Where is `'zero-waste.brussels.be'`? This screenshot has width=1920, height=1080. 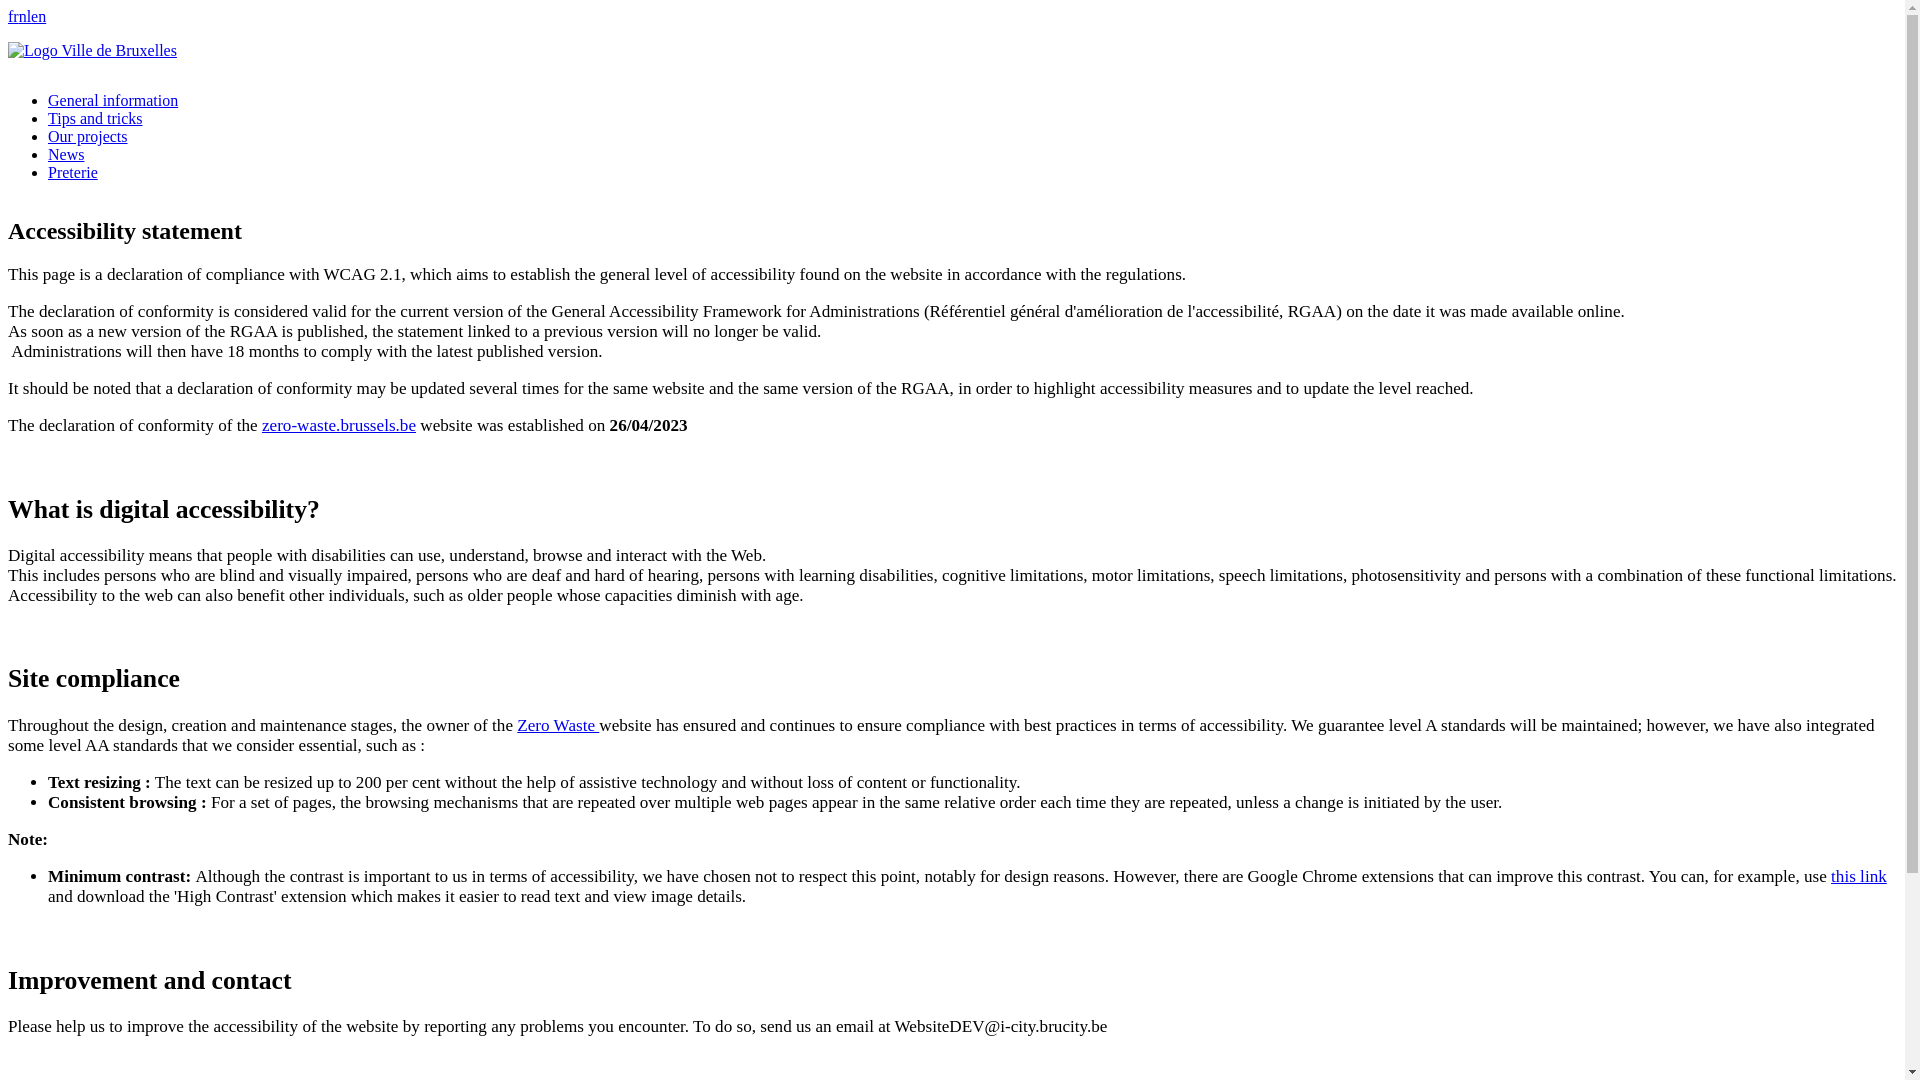 'zero-waste.brussels.be' is located at coordinates (339, 424).